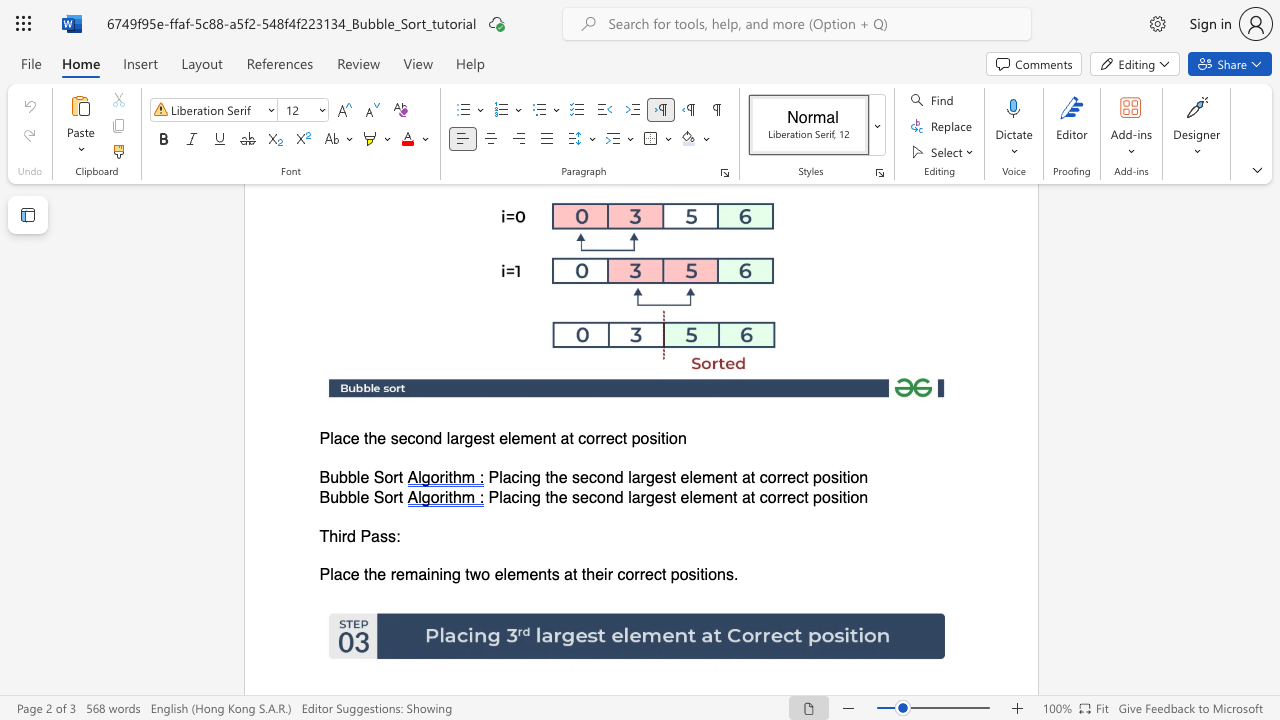  Describe the element at coordinates (324, 535) in the screenshot. I see `the 1th character "T" in the text` at that location.